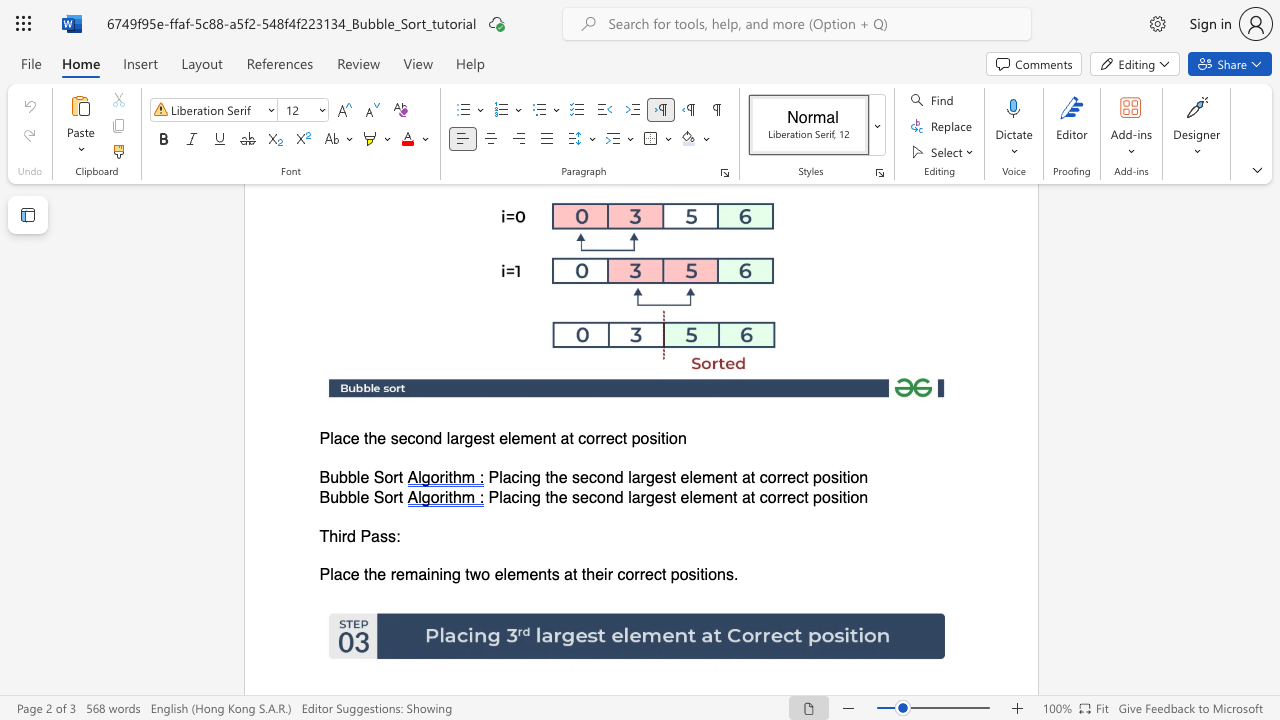  Describe the element at coordinates (324, 535) in the screenshot. I see `the 1th character "T" in the text` at that location.